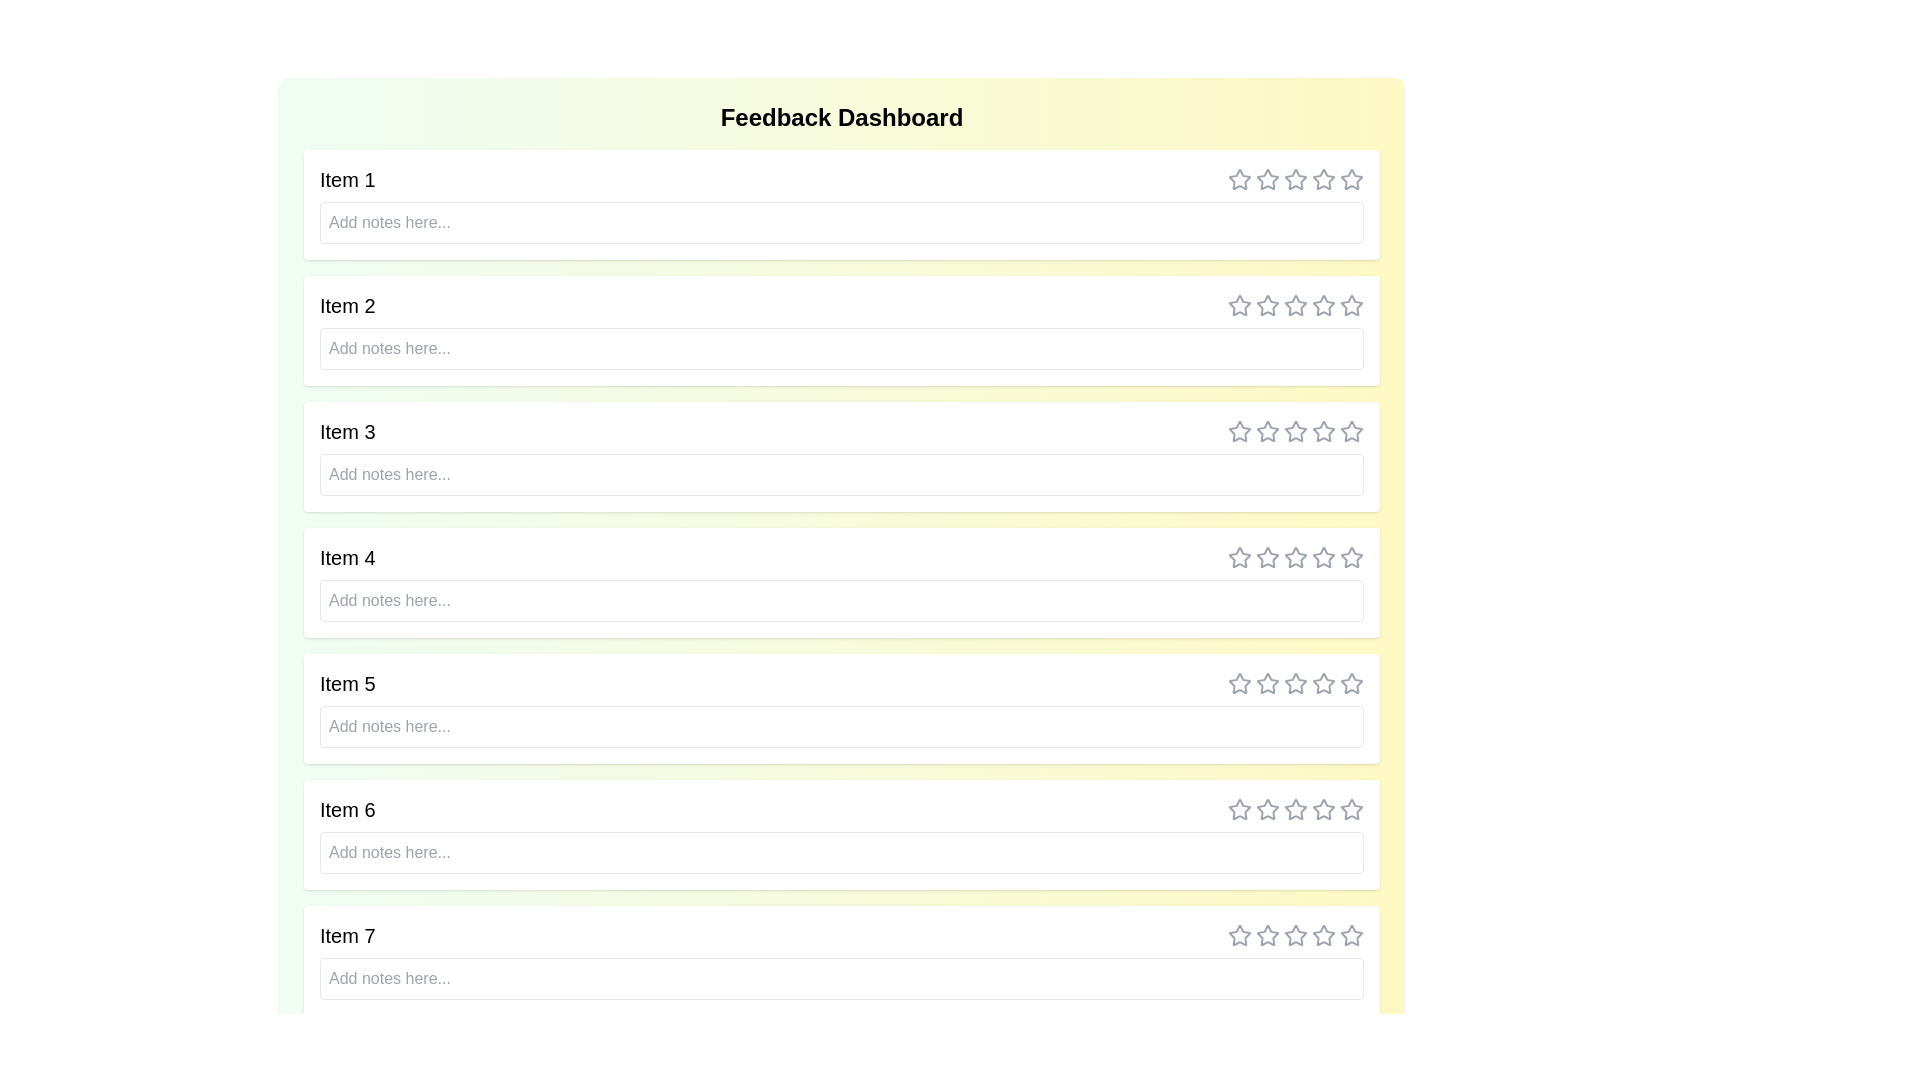 The image size is (1920, 1080). Describe the element at coordinates (1238, 180) in the screenshot. I see `the rating for an item to 1 stars` at that location.